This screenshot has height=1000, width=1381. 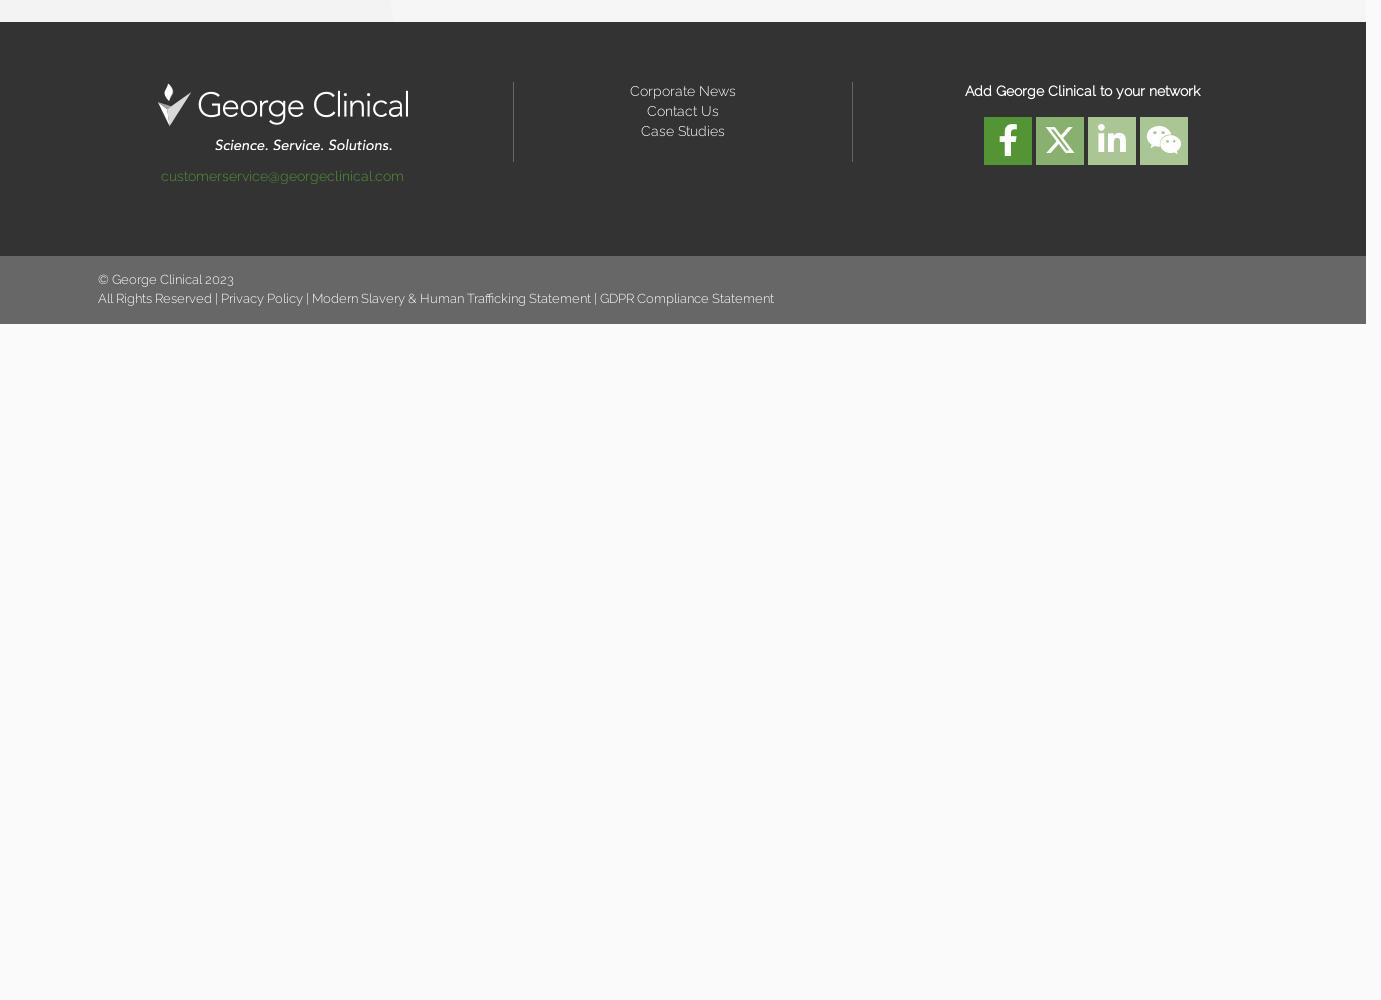 I want to click on '© George Clinical 2023', so click(x=164, y=279).